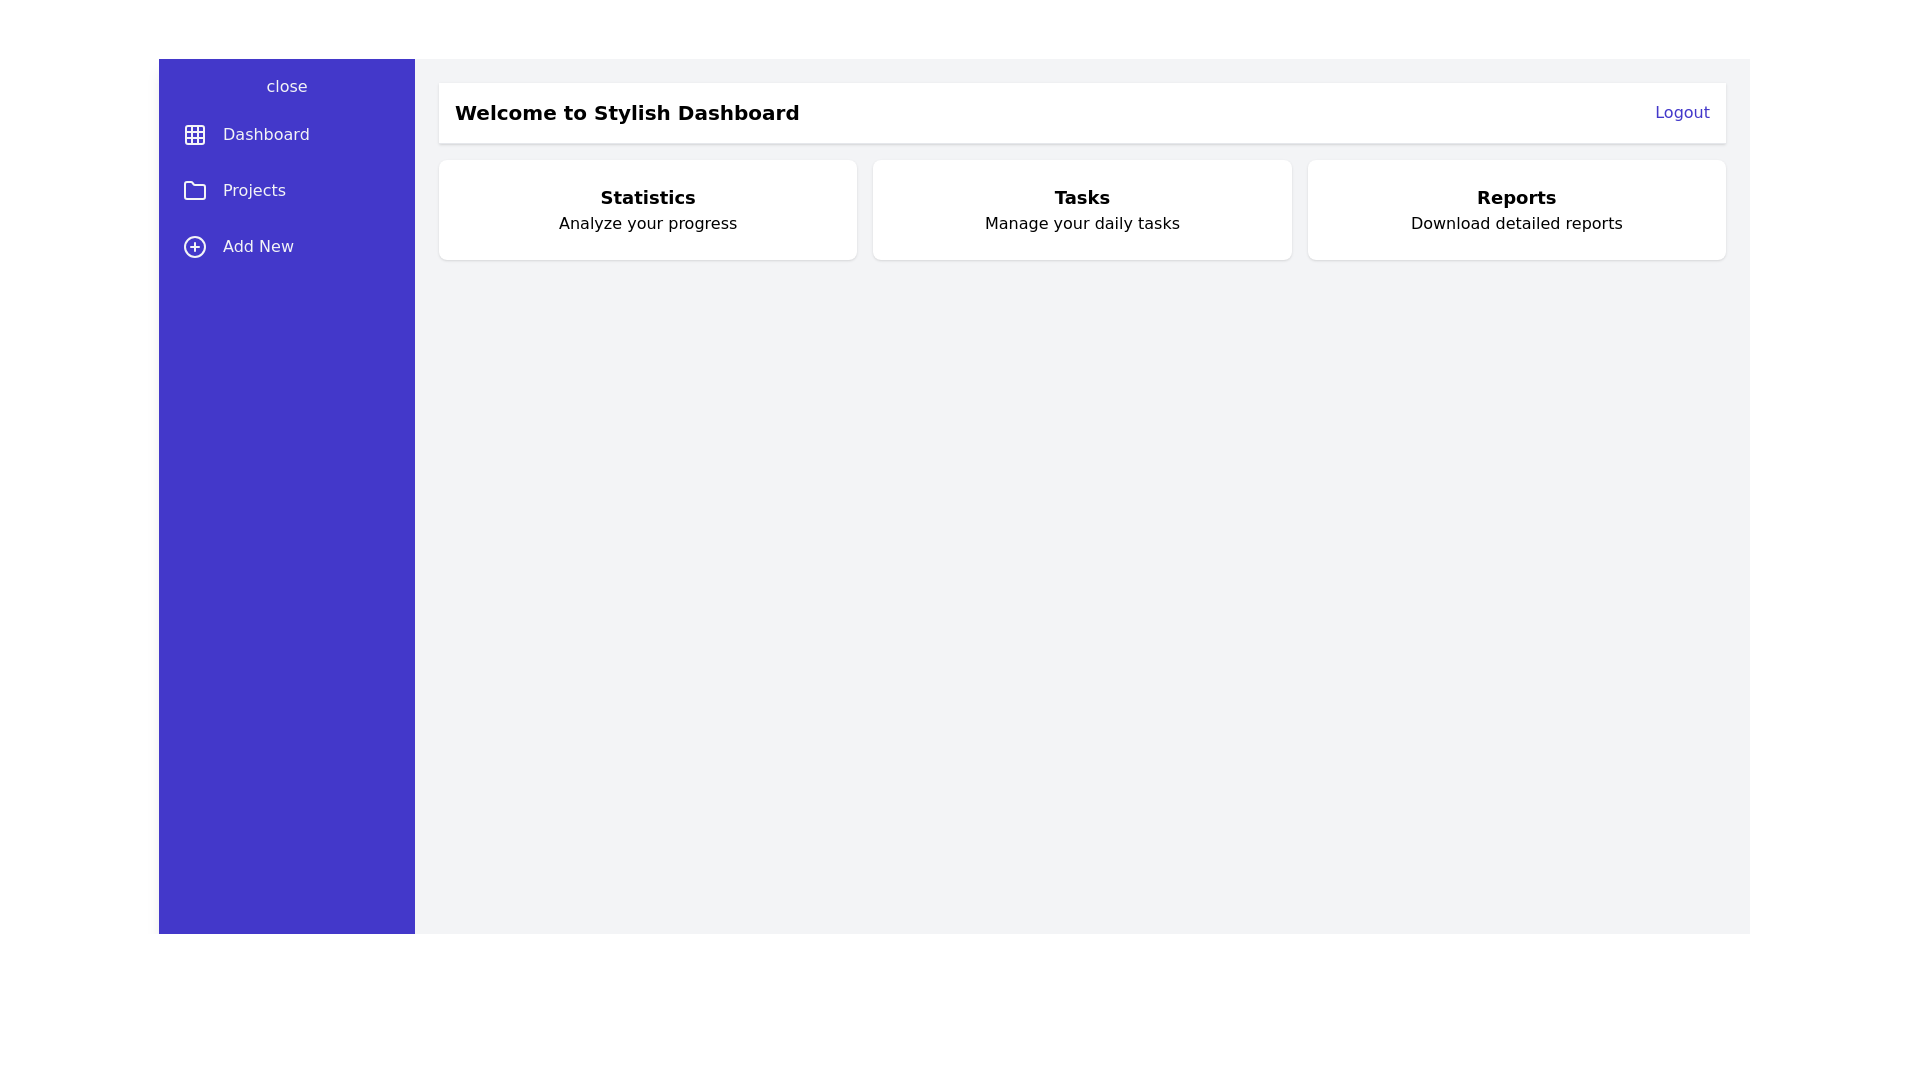 The width and height of the screenshot is (1920, 1080). Describe the element at coordinates (1681, 112) in the screenshot. I see `the 'Logout' hyperlink, which is styled in indigo color and positioned in the top-right corner of the main page header` at that location.